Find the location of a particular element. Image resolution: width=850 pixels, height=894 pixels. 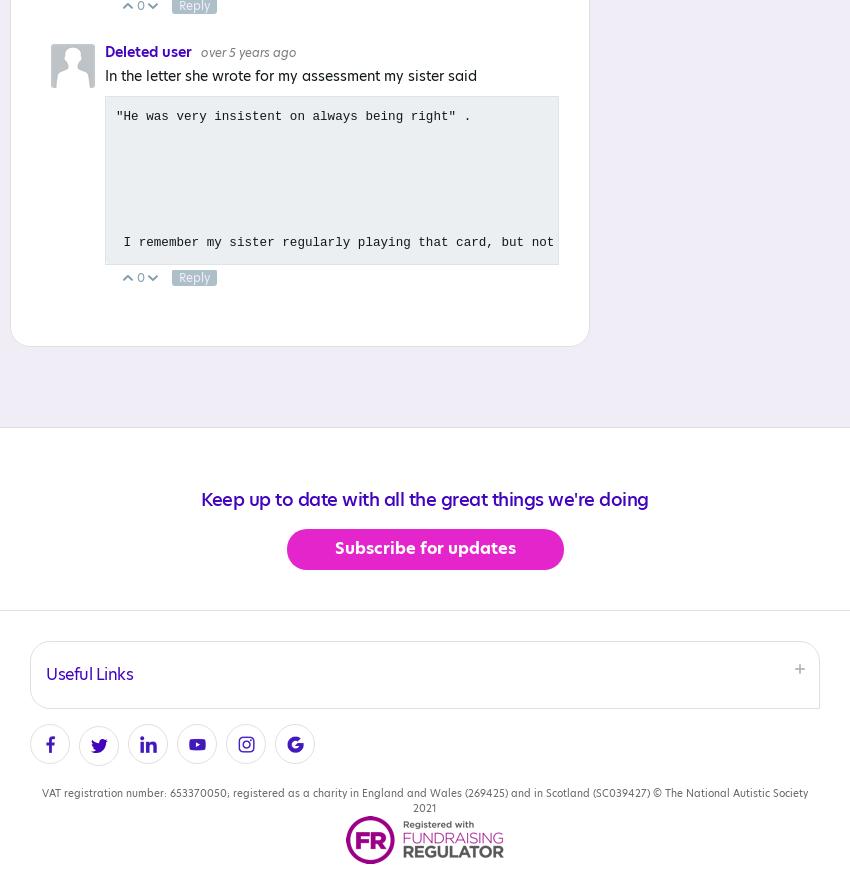

'over 5 years ago' is located at coordinates (248, 53).